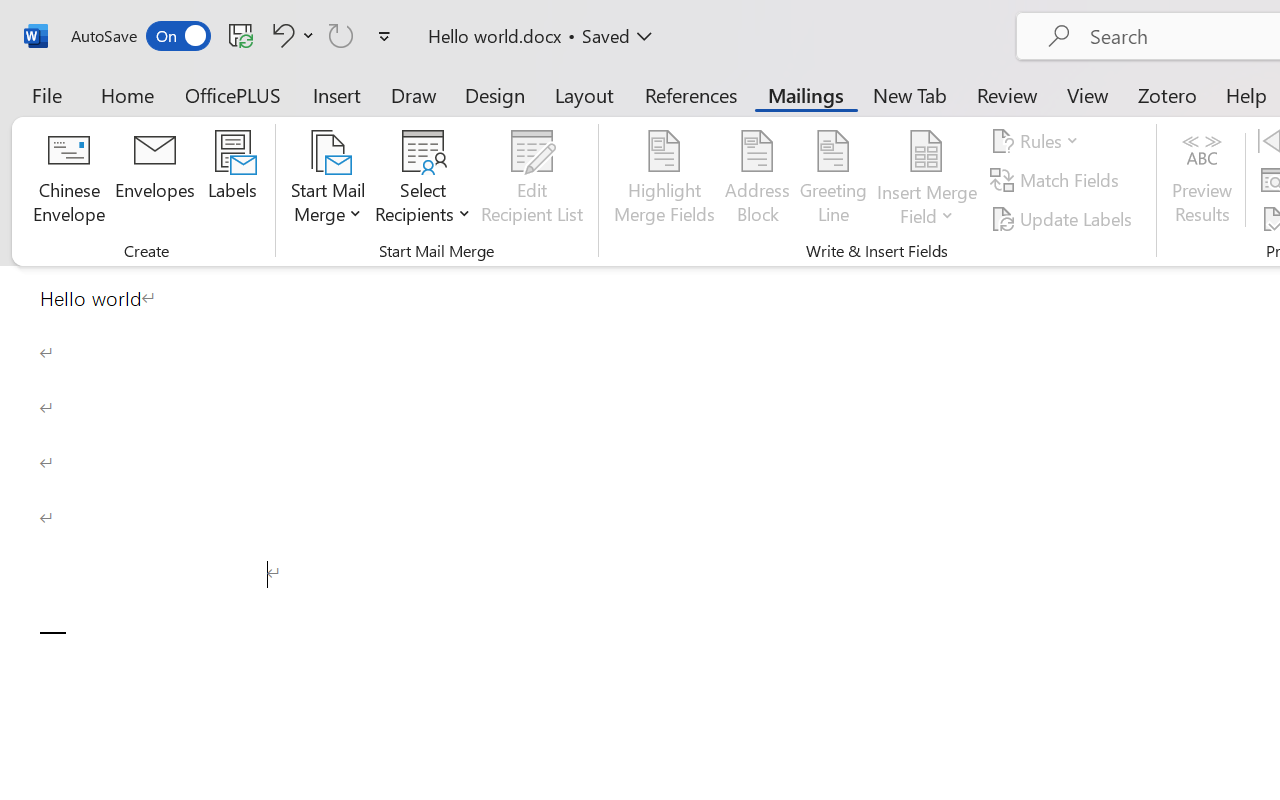 This screenshot has width=1280, height=800. Describe the element at coordinates (1056, 179) in the screenshot. I see `'Match Fields...'` at that location.